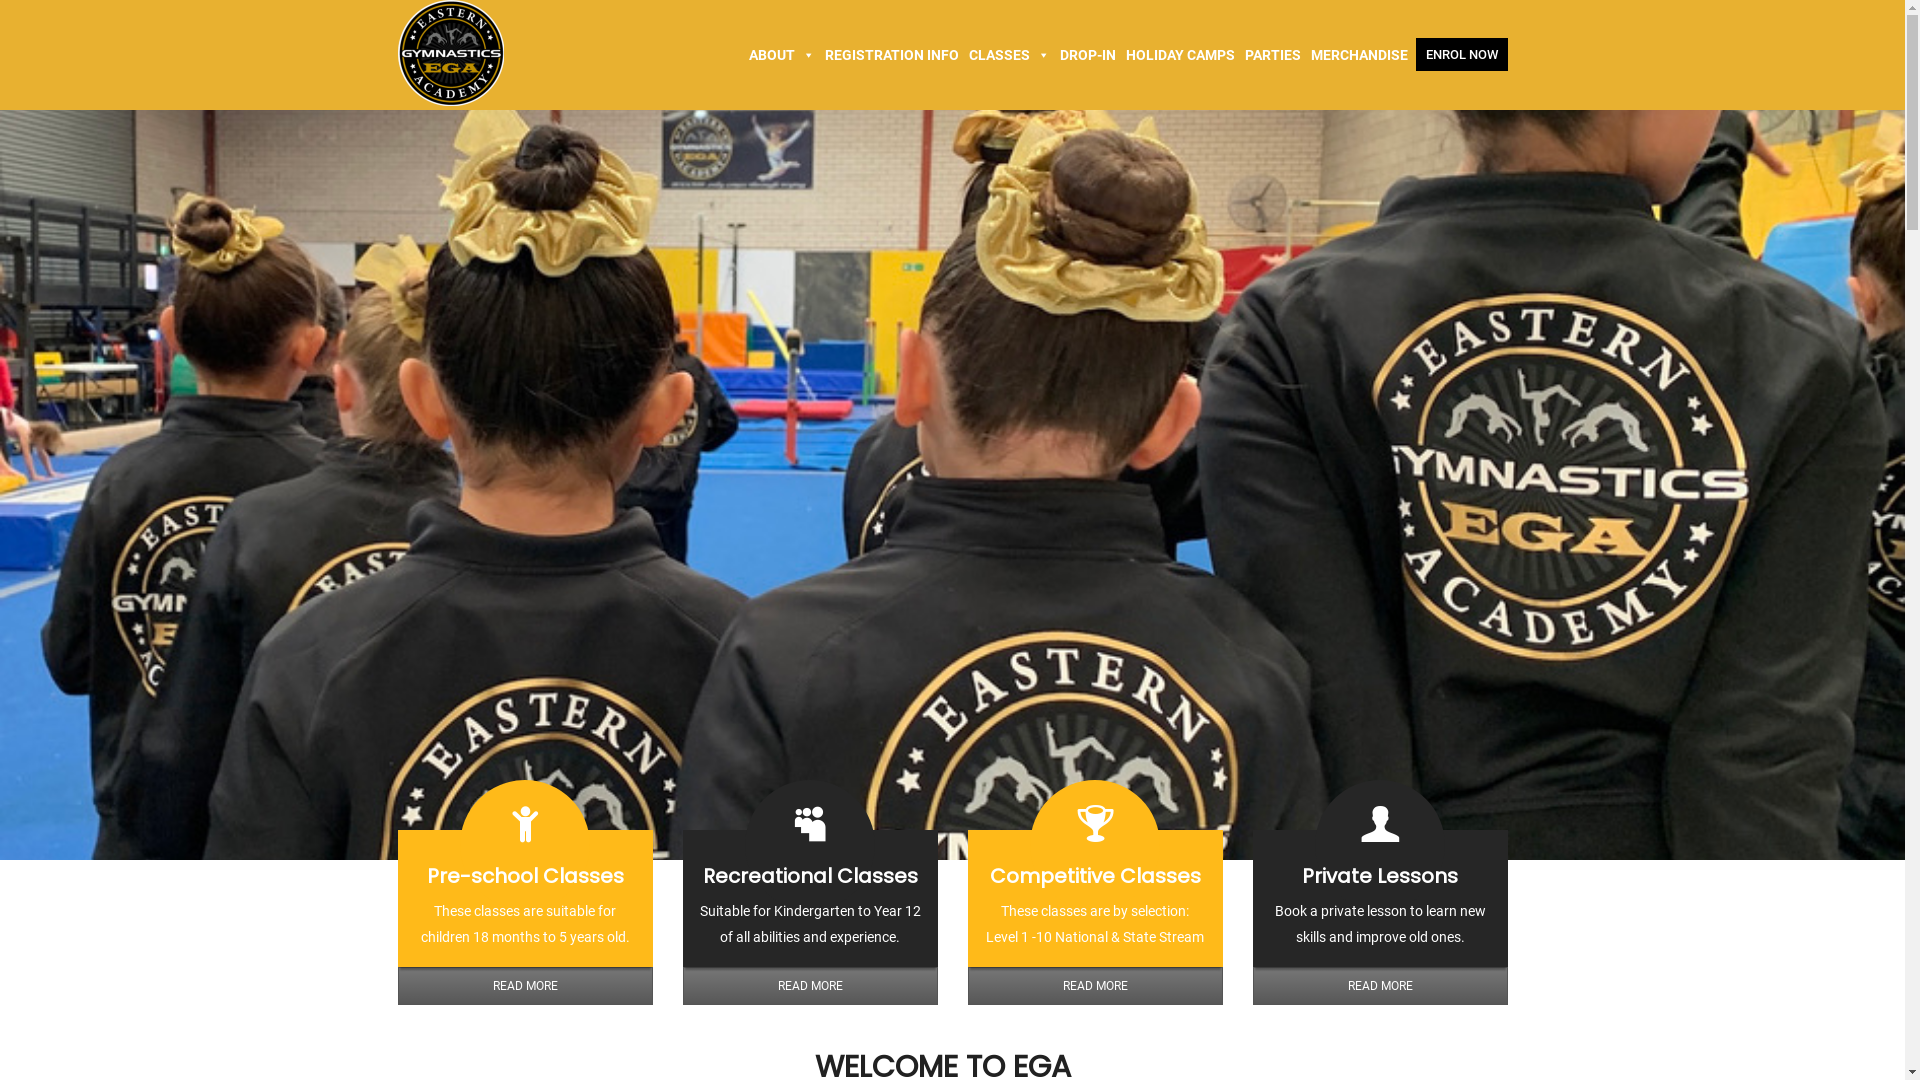 The height and width of the screenshot is (1080, 1920). Describe the element at coordinates (1009, 53) in the screenshot. I see `'CLASSES'` at that location.